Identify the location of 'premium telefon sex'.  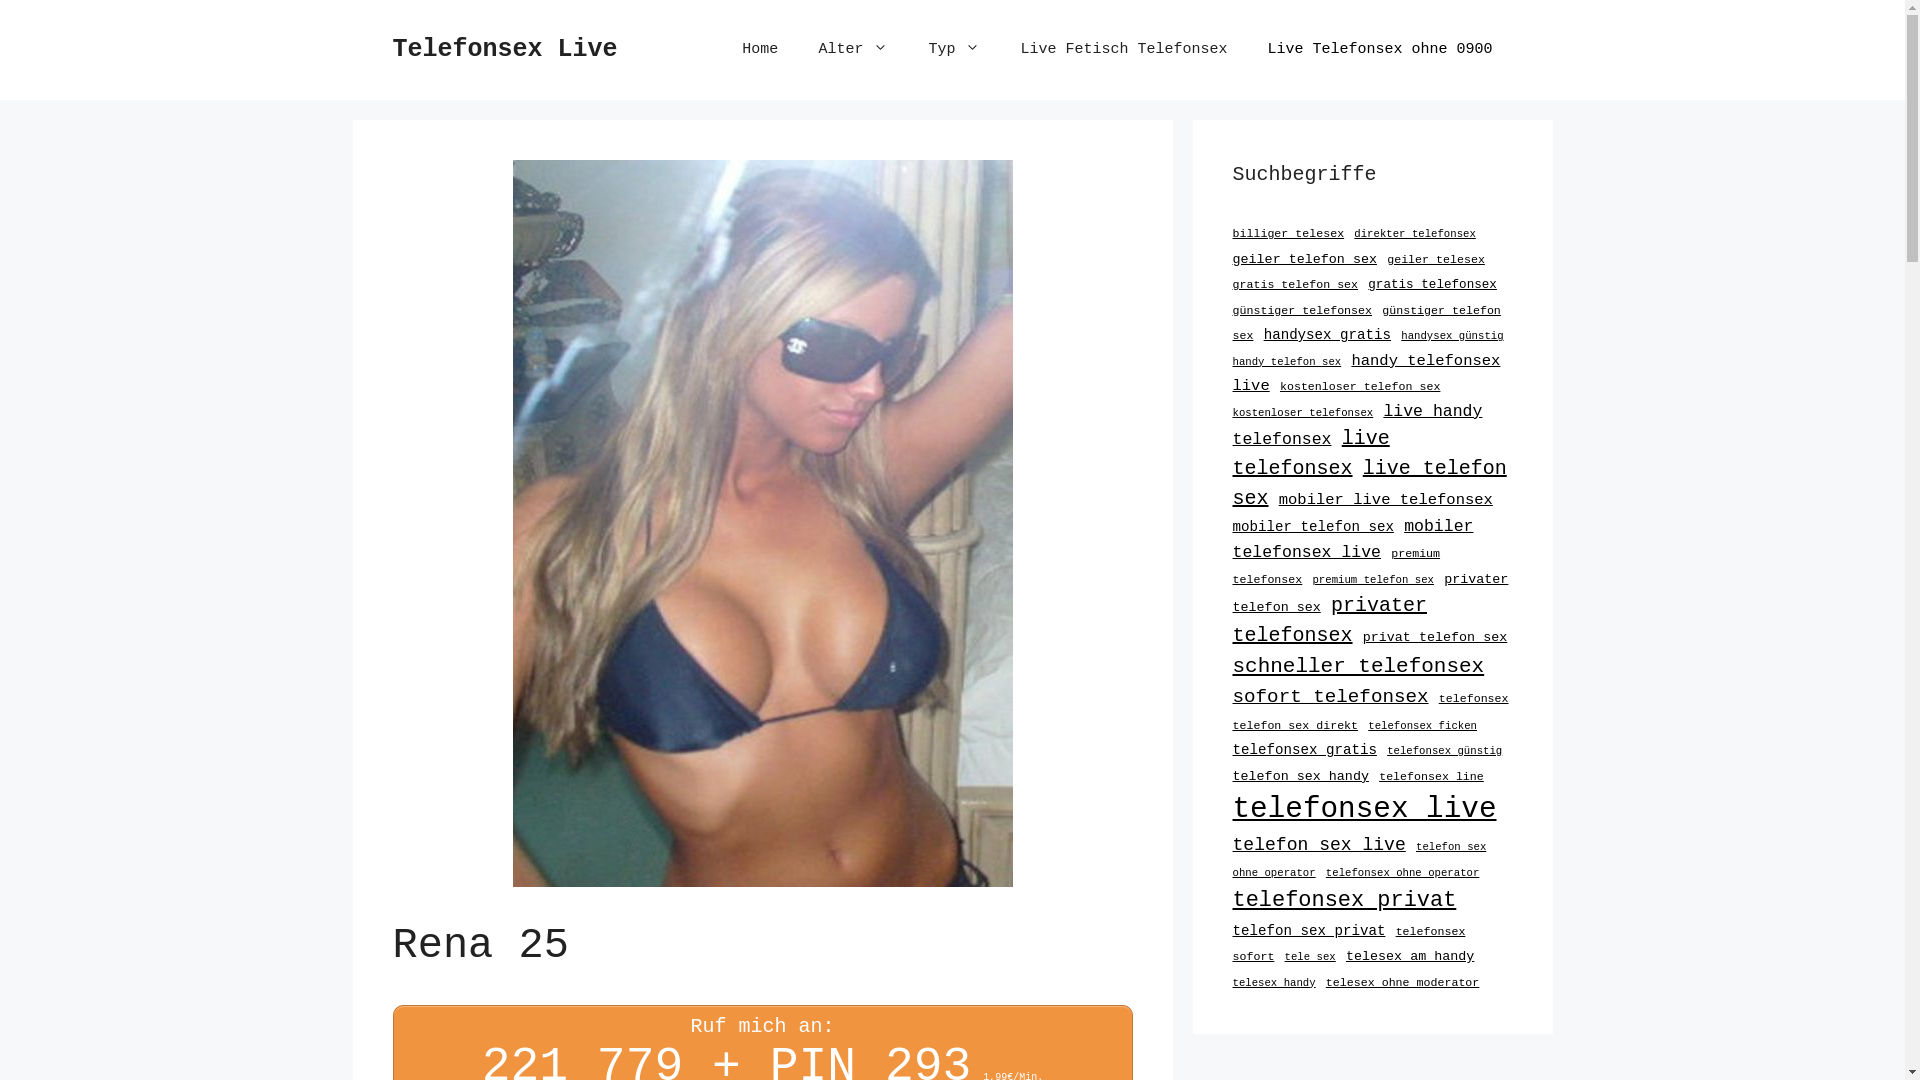
(1371, 579).